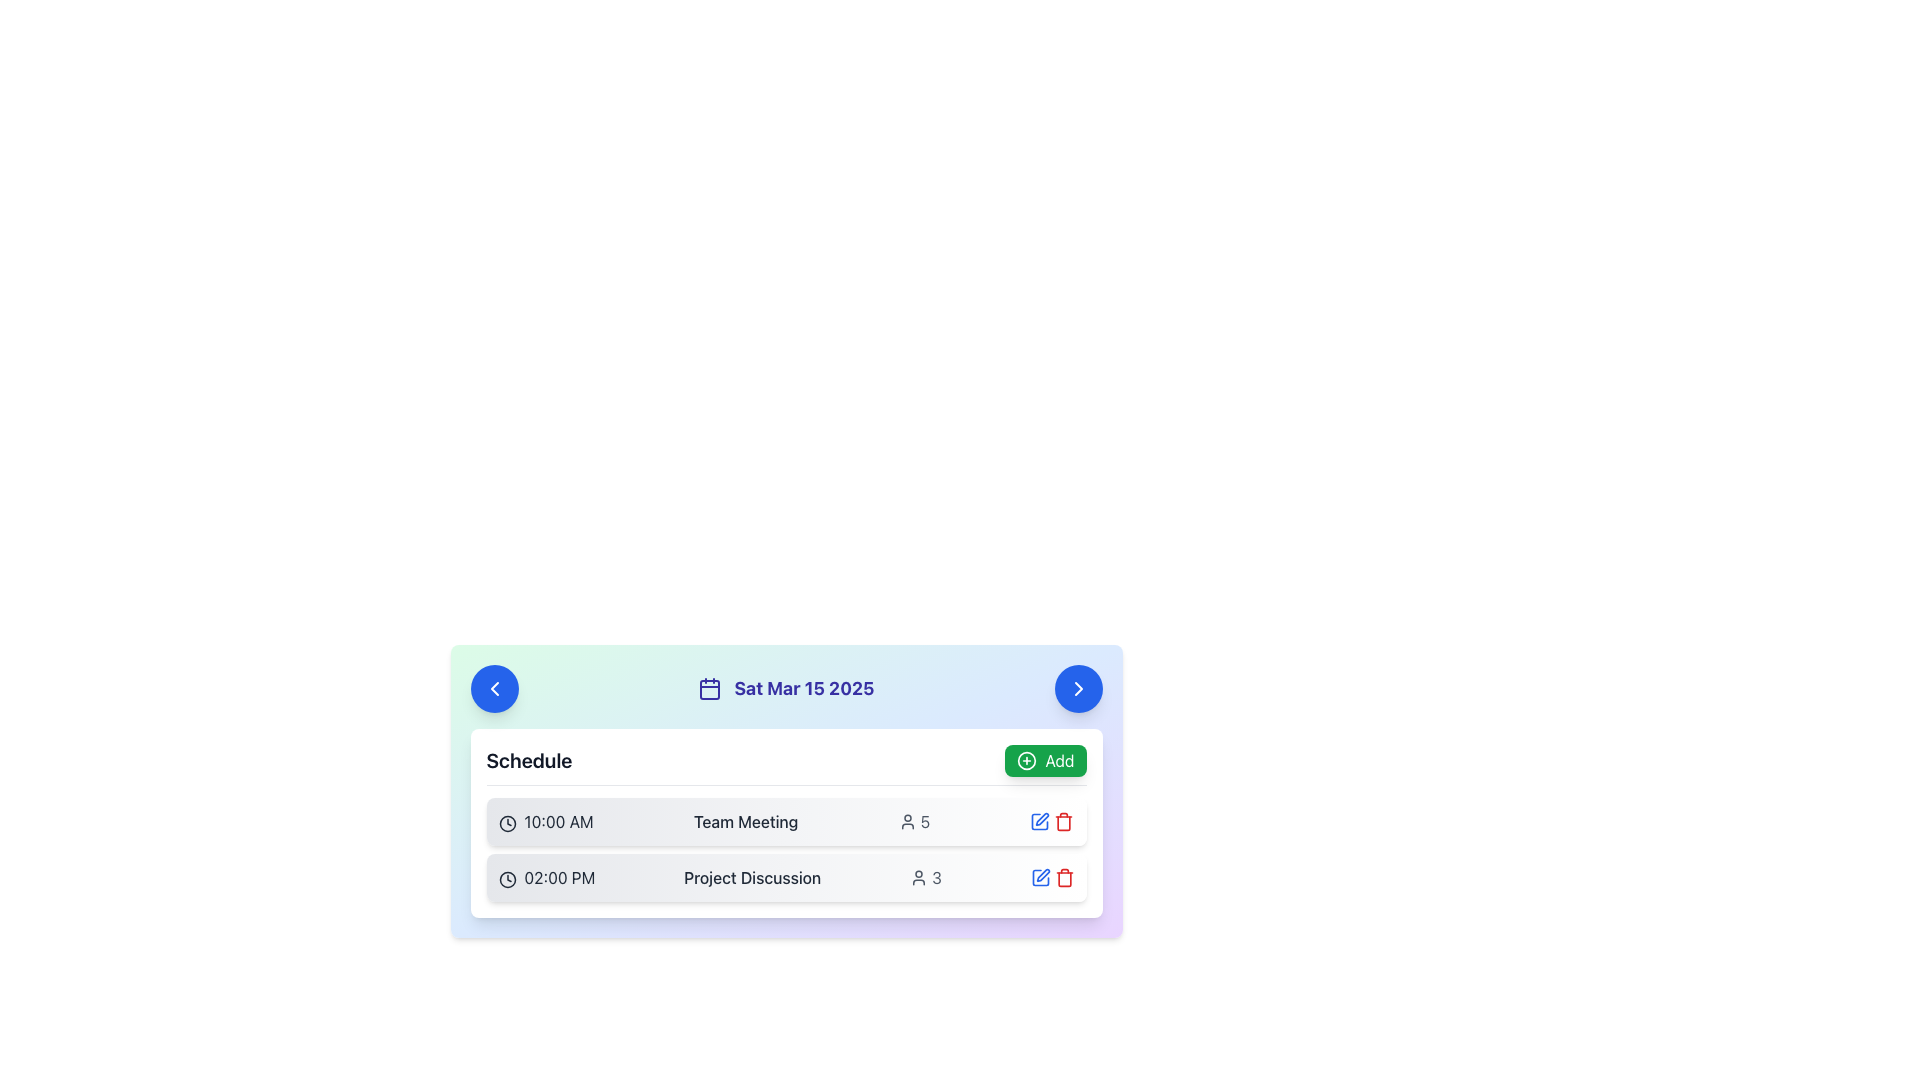 Image resolution: width=1920 pixels, height=1080 pixels. I want to click on the circular blue button with a white left-pointing chevron located to the left of the date 'Sat Mar 15 2025' in the header section, so click(494, 688).